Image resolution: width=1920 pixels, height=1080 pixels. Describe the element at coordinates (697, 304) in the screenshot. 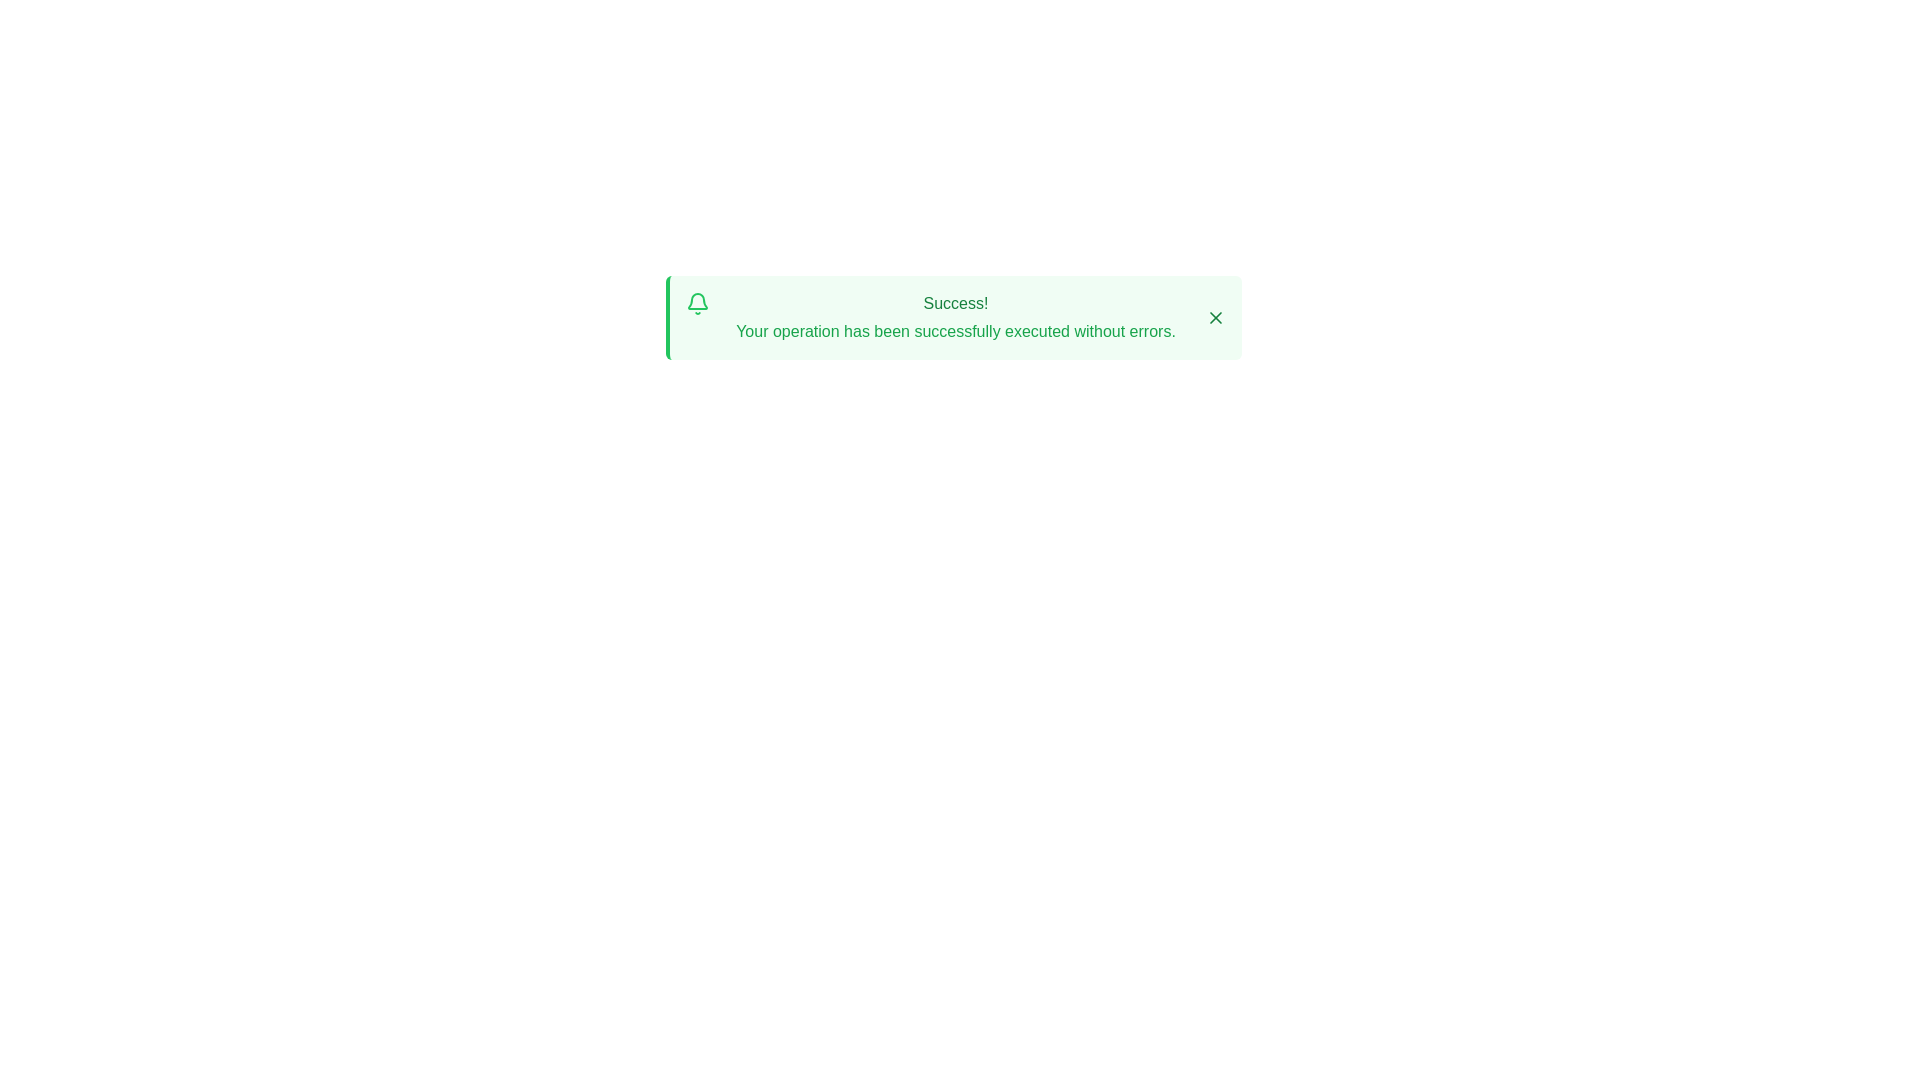

I see `the alert icon to visually interact with it` at that location.